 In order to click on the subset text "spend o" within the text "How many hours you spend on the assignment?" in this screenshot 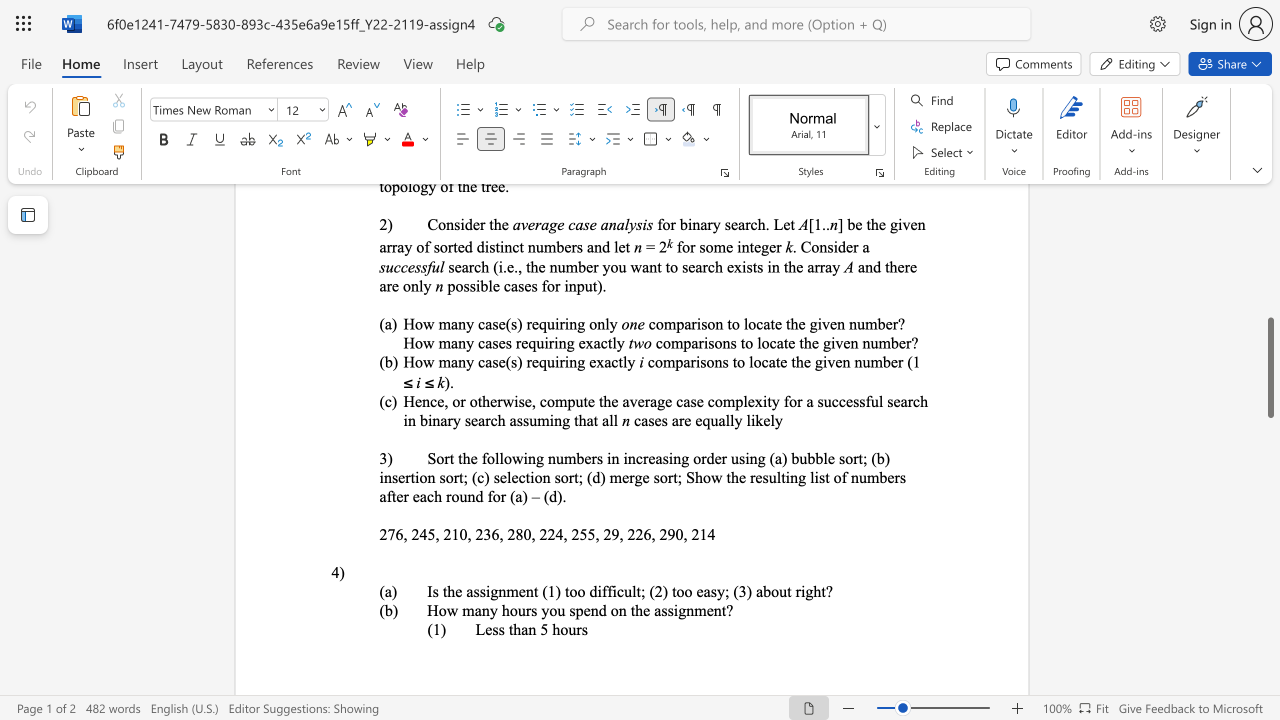, I will do `click(568, 609)`.